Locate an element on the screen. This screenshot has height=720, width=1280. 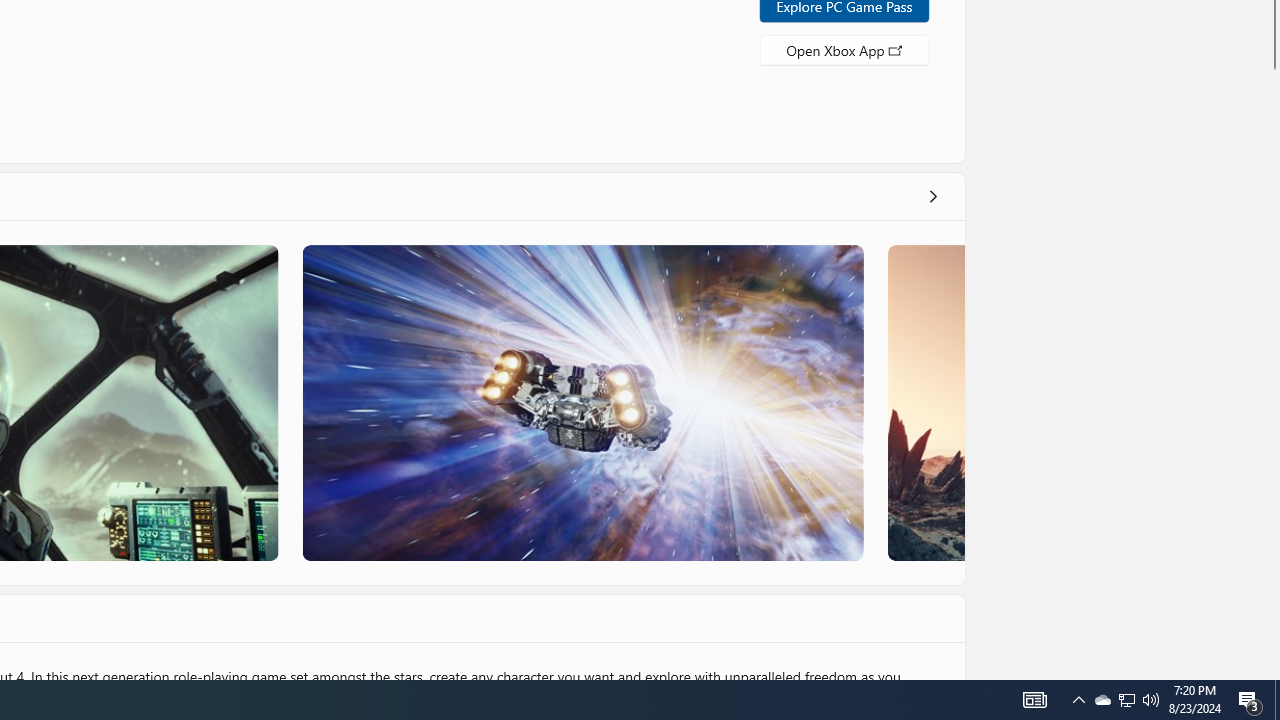
'Screenshot 3' is located at coordinates (581, 402).